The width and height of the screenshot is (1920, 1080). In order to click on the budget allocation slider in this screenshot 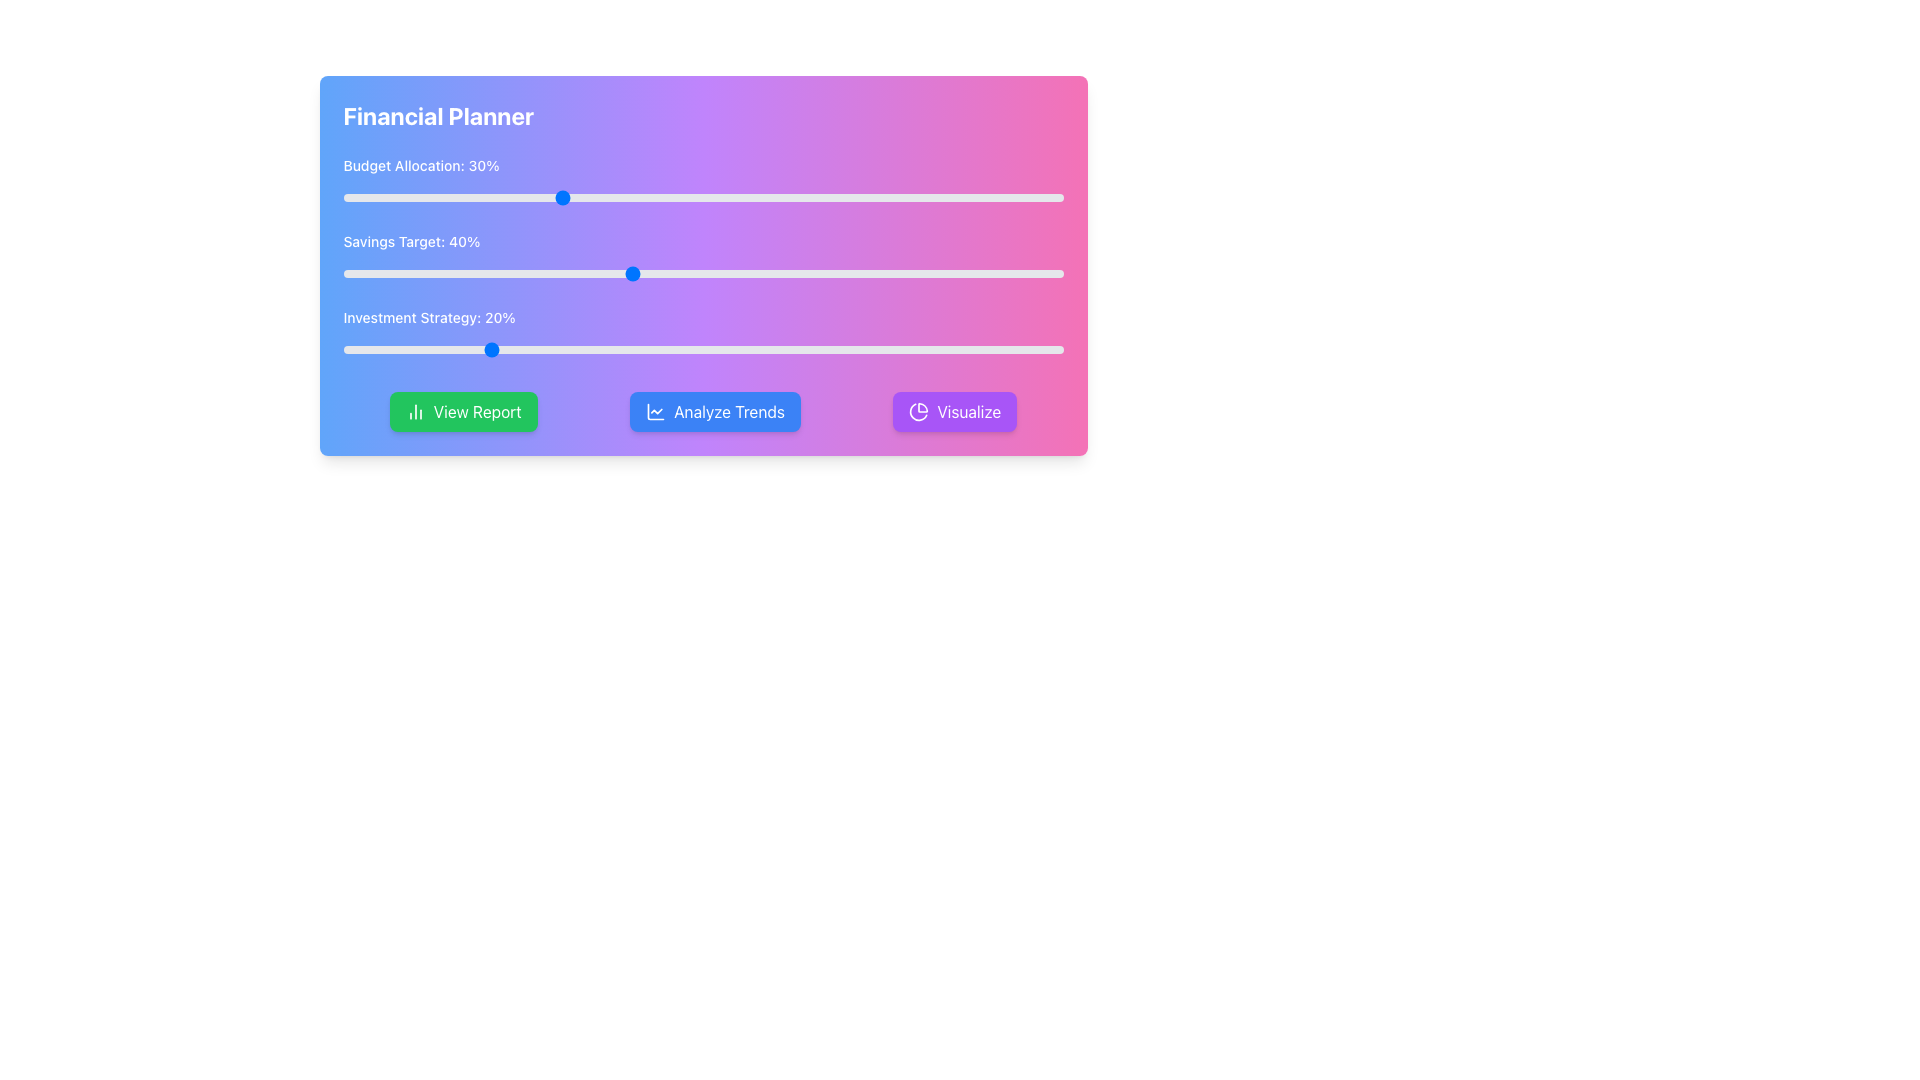, I will do `click(977, 197)`.